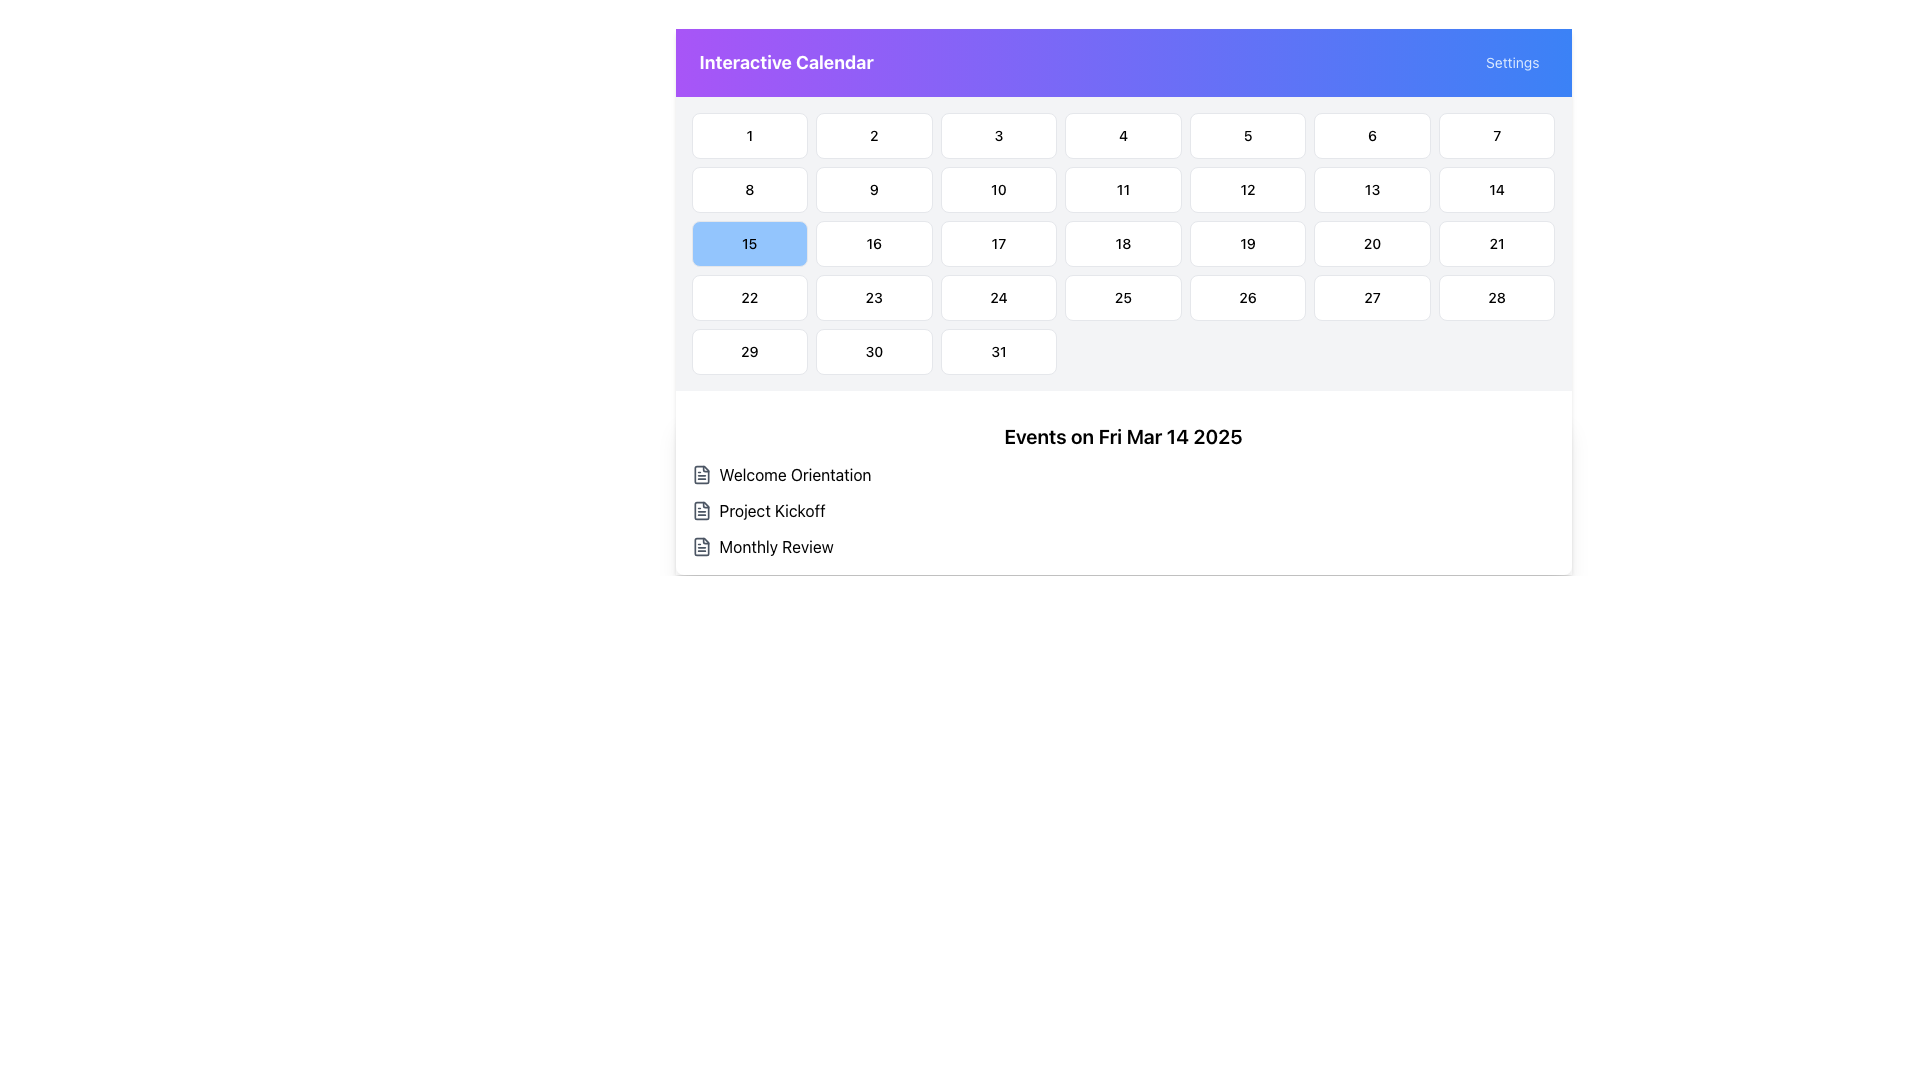  Describe the element at coordinates (1247, 135) in the screenshot. I see `the text label representing the day '5' in the calendar cell, which is located in the first row and is the fifth item in a grid-like calendar interface` at that location.